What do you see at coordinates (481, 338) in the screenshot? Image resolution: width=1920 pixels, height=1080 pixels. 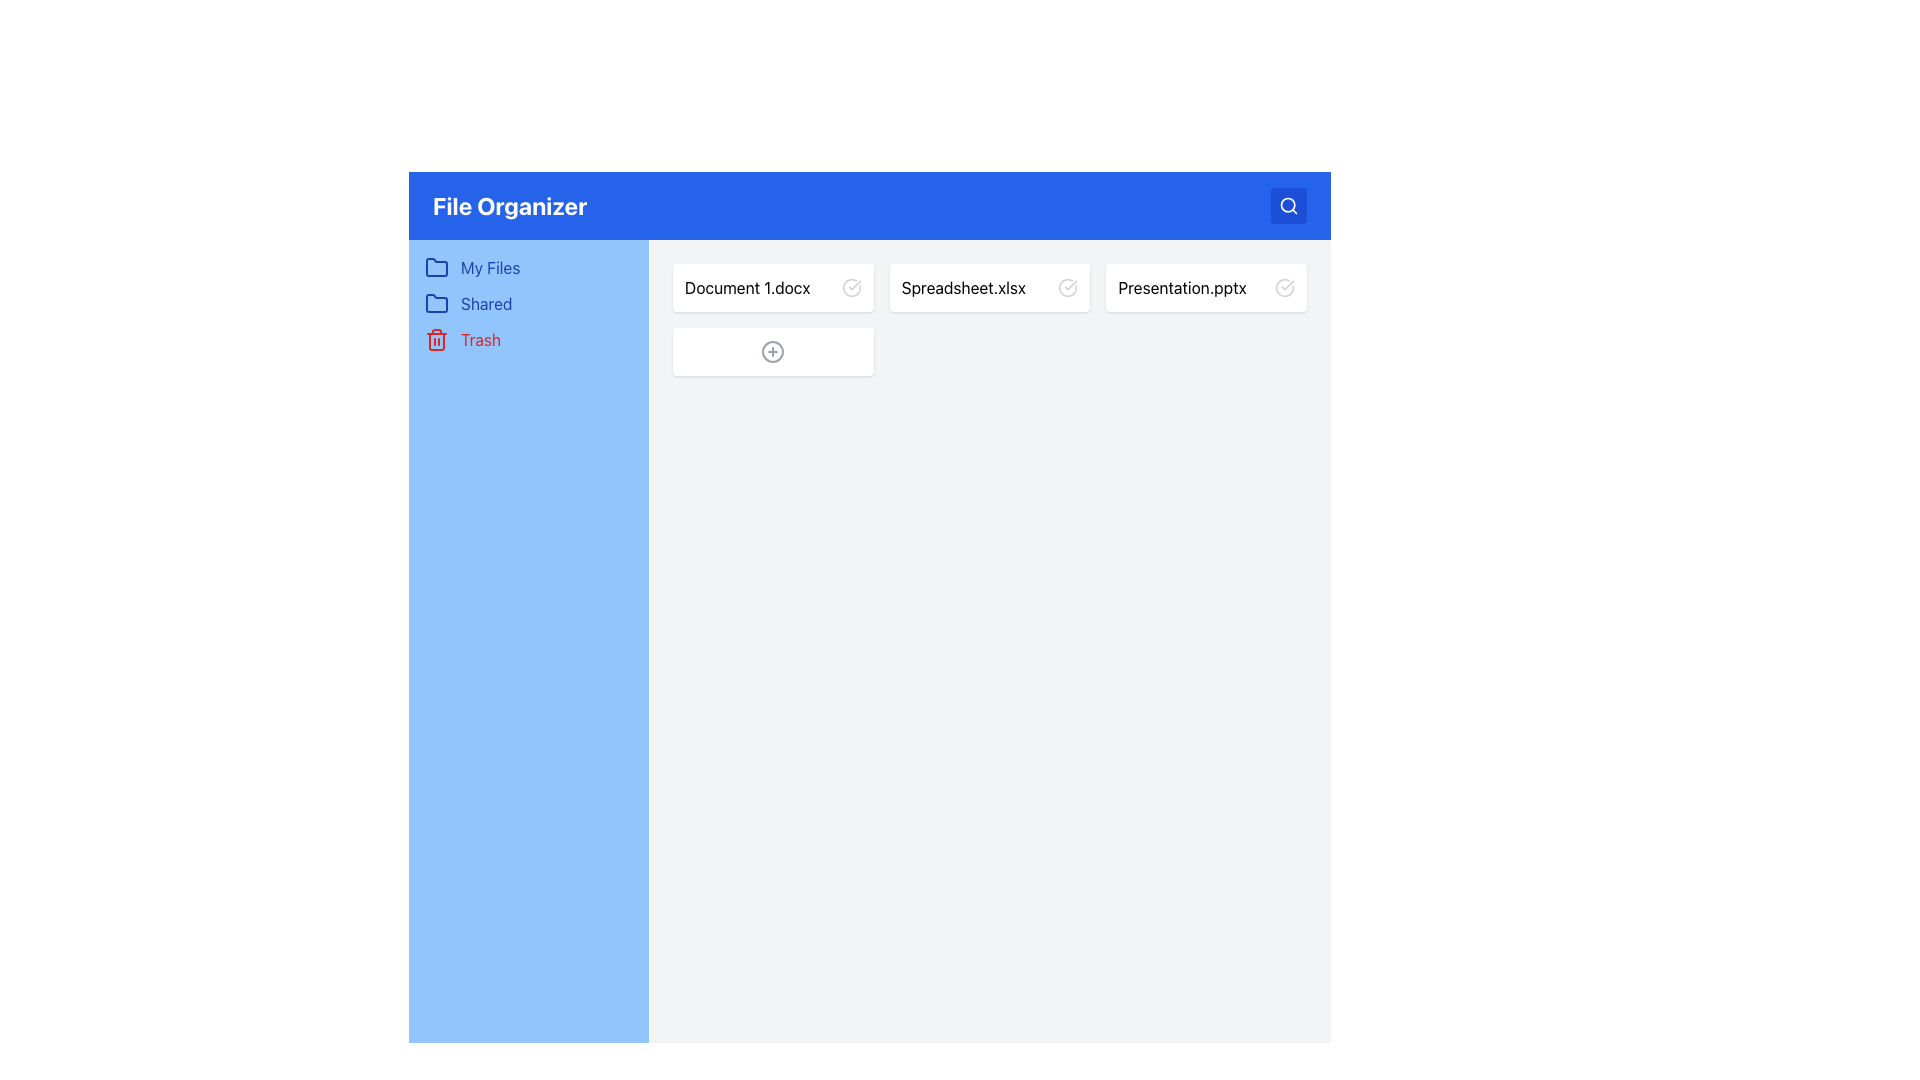 I see `the 'Trash' text label in the navigation menu, which indicates the section for deleted items` at bounding box center [481, 338].